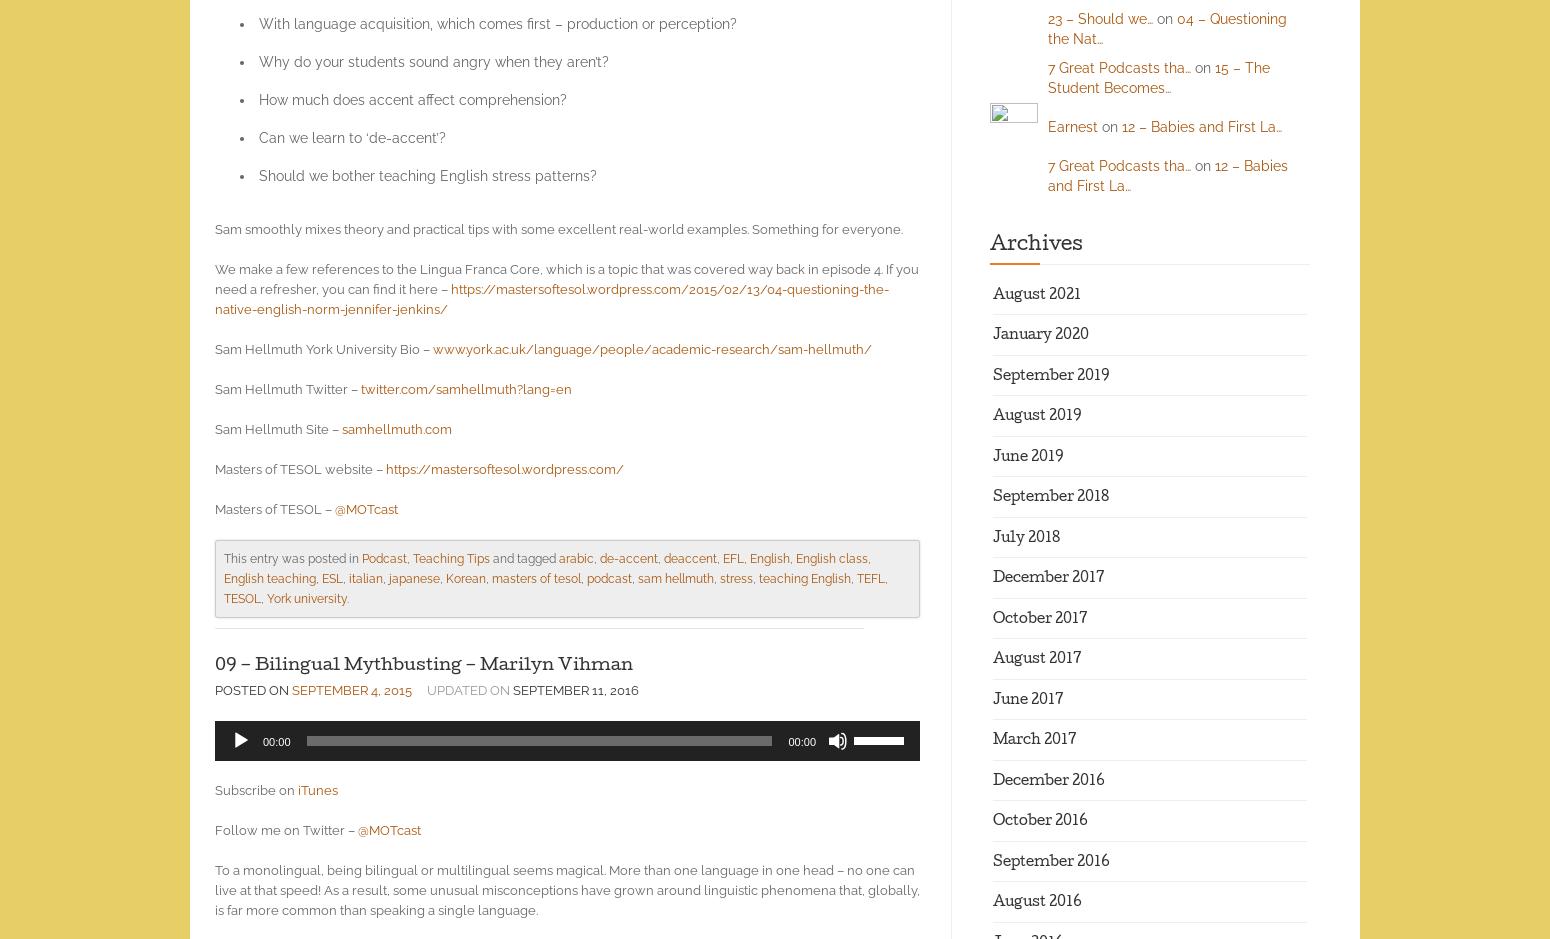  What do you see at coordinates (651, 348) in the screenshot?
I see `'www.york.ac.uk/language/people/academic-research/sam-hellmuth/'` at bounding box center [651, 348].